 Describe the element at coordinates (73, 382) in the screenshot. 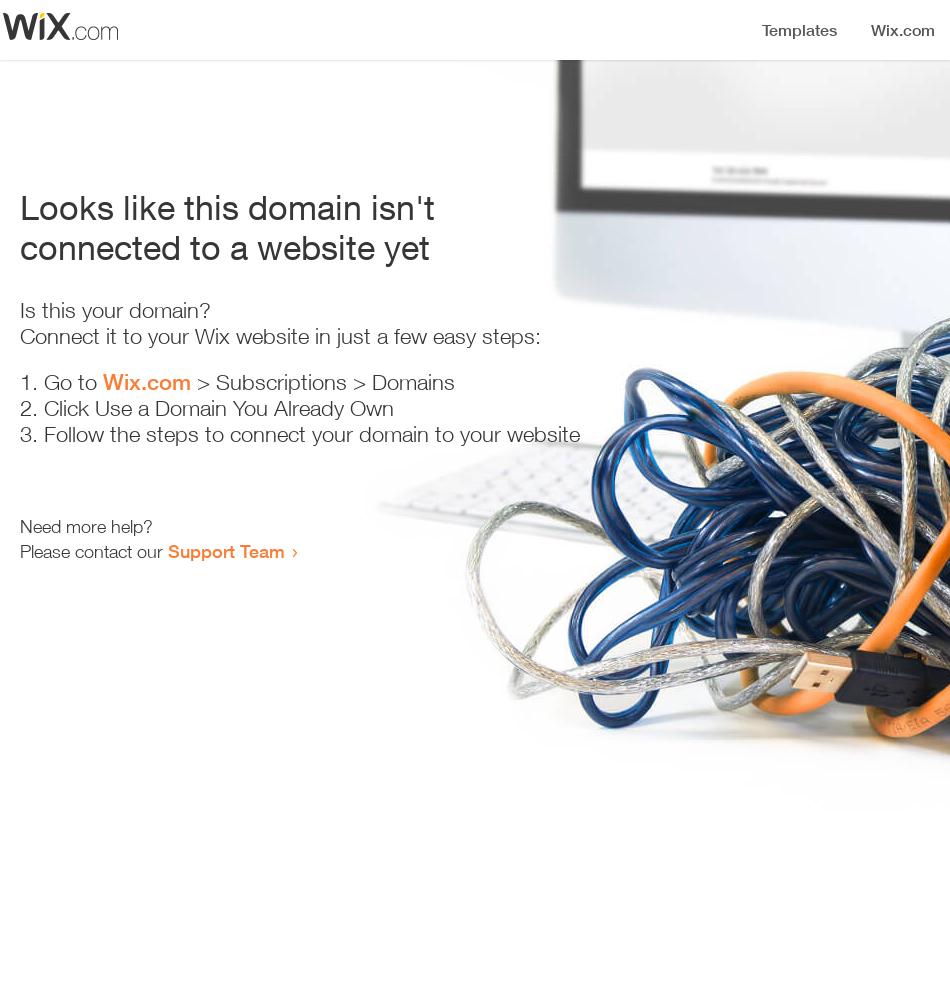

I see `'Go to'` at that location.